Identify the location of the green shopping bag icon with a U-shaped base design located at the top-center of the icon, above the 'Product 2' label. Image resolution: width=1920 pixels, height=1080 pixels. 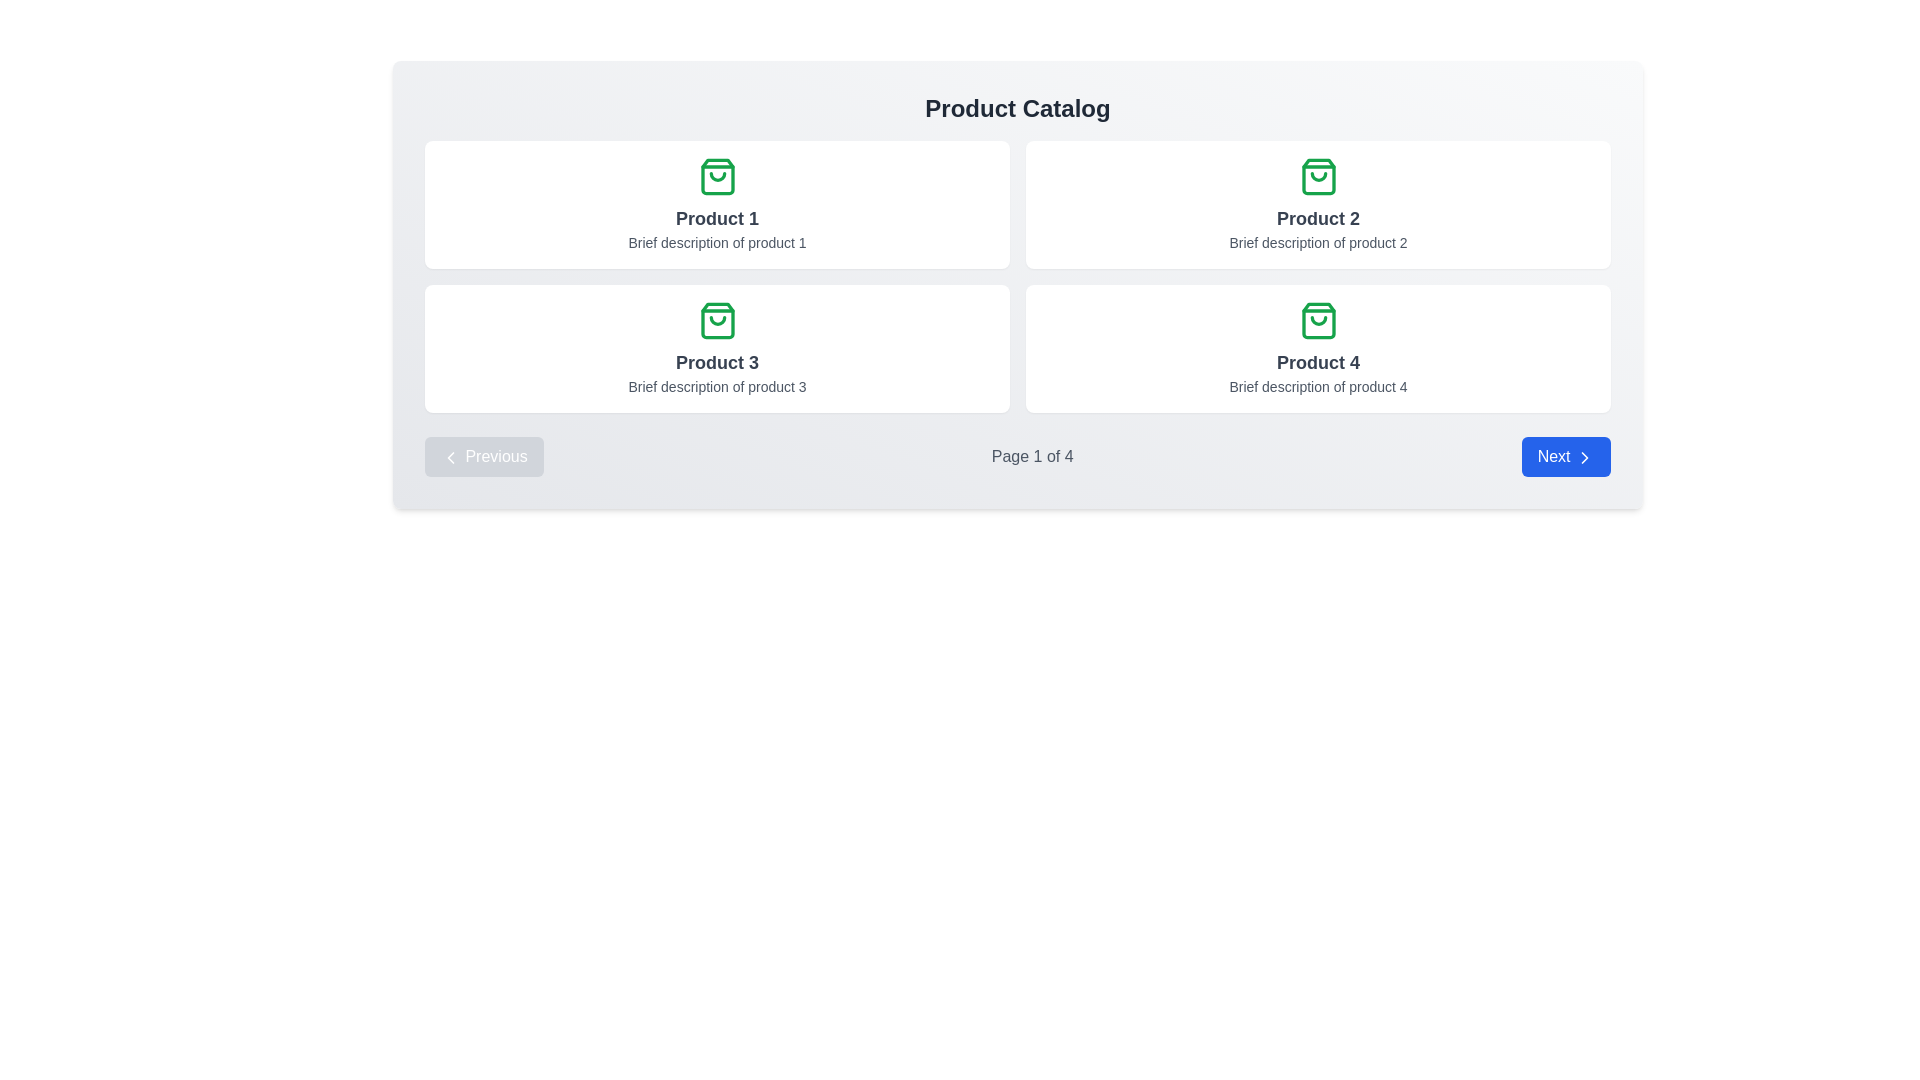
(1318, 176).